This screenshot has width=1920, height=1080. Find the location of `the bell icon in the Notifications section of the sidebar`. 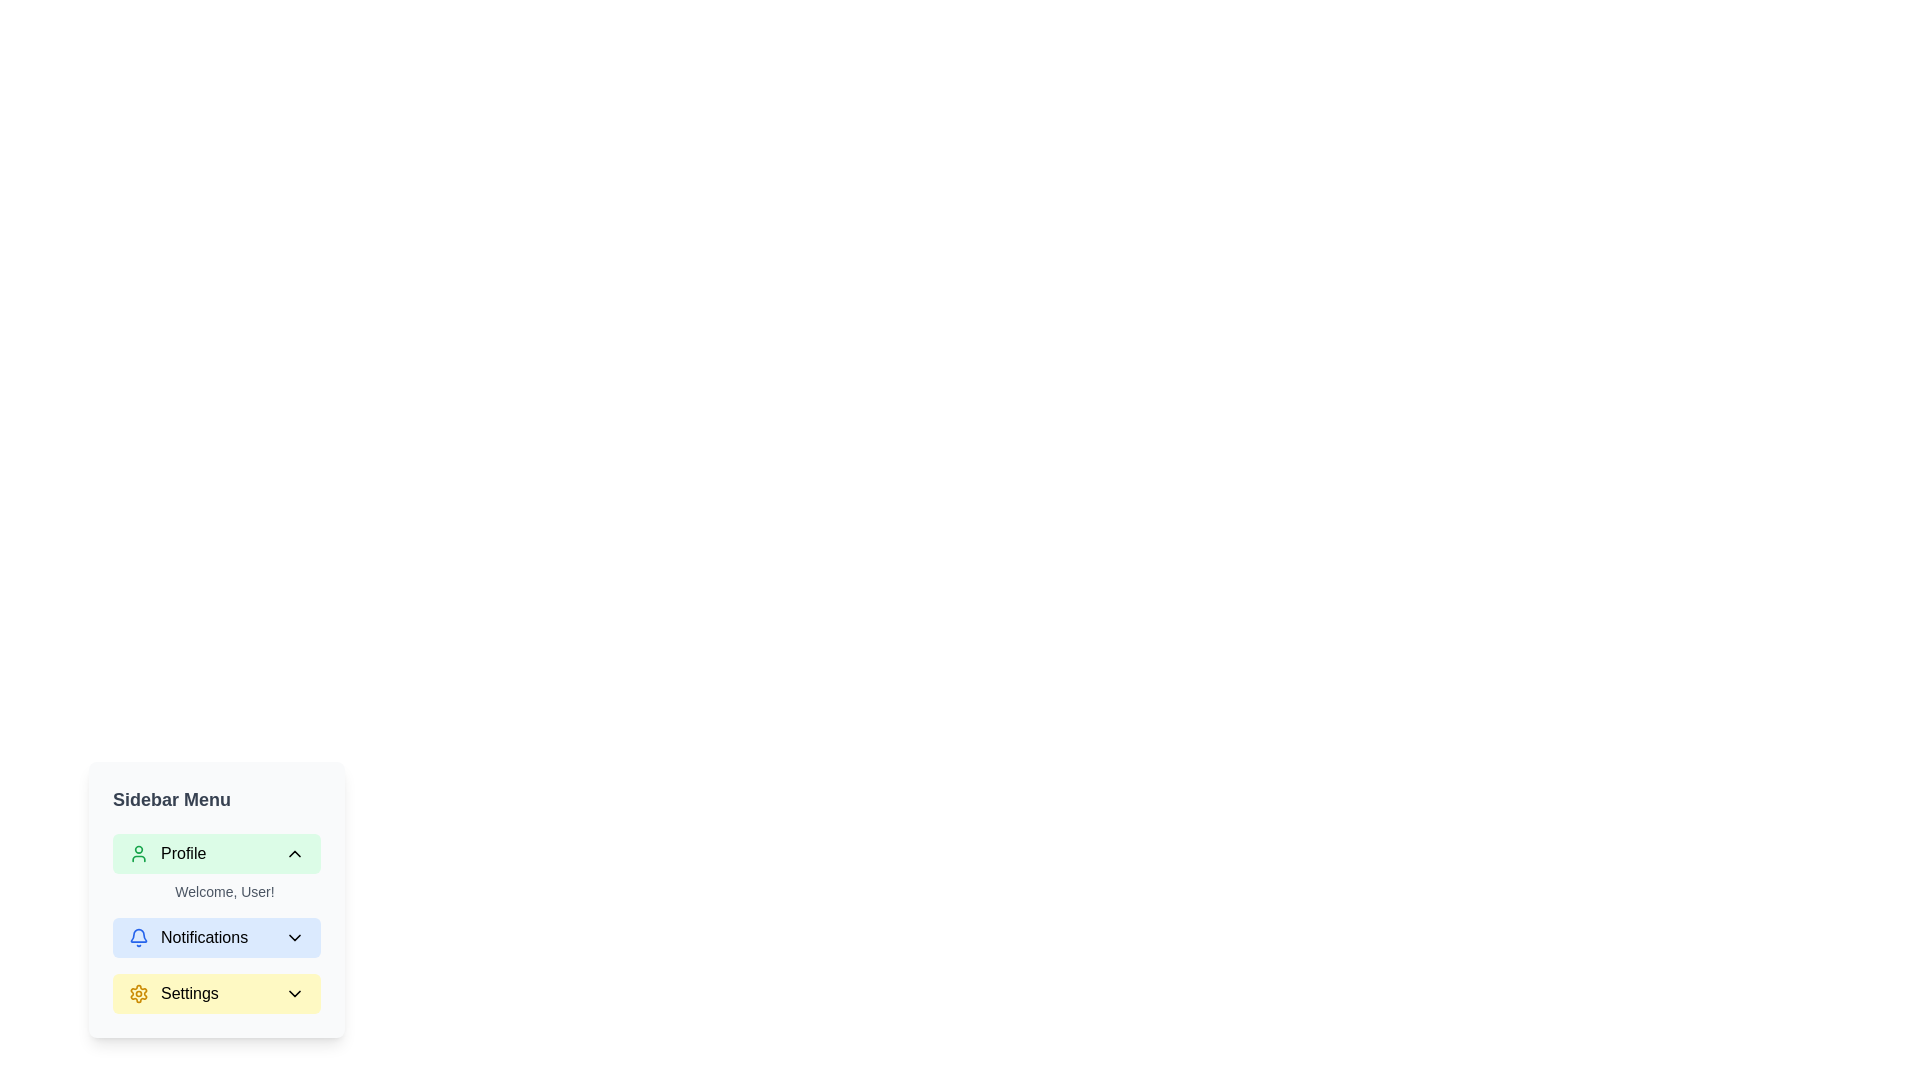

the bell icon in the Notifications section of the sidebar is located at coordinates (138, 937).